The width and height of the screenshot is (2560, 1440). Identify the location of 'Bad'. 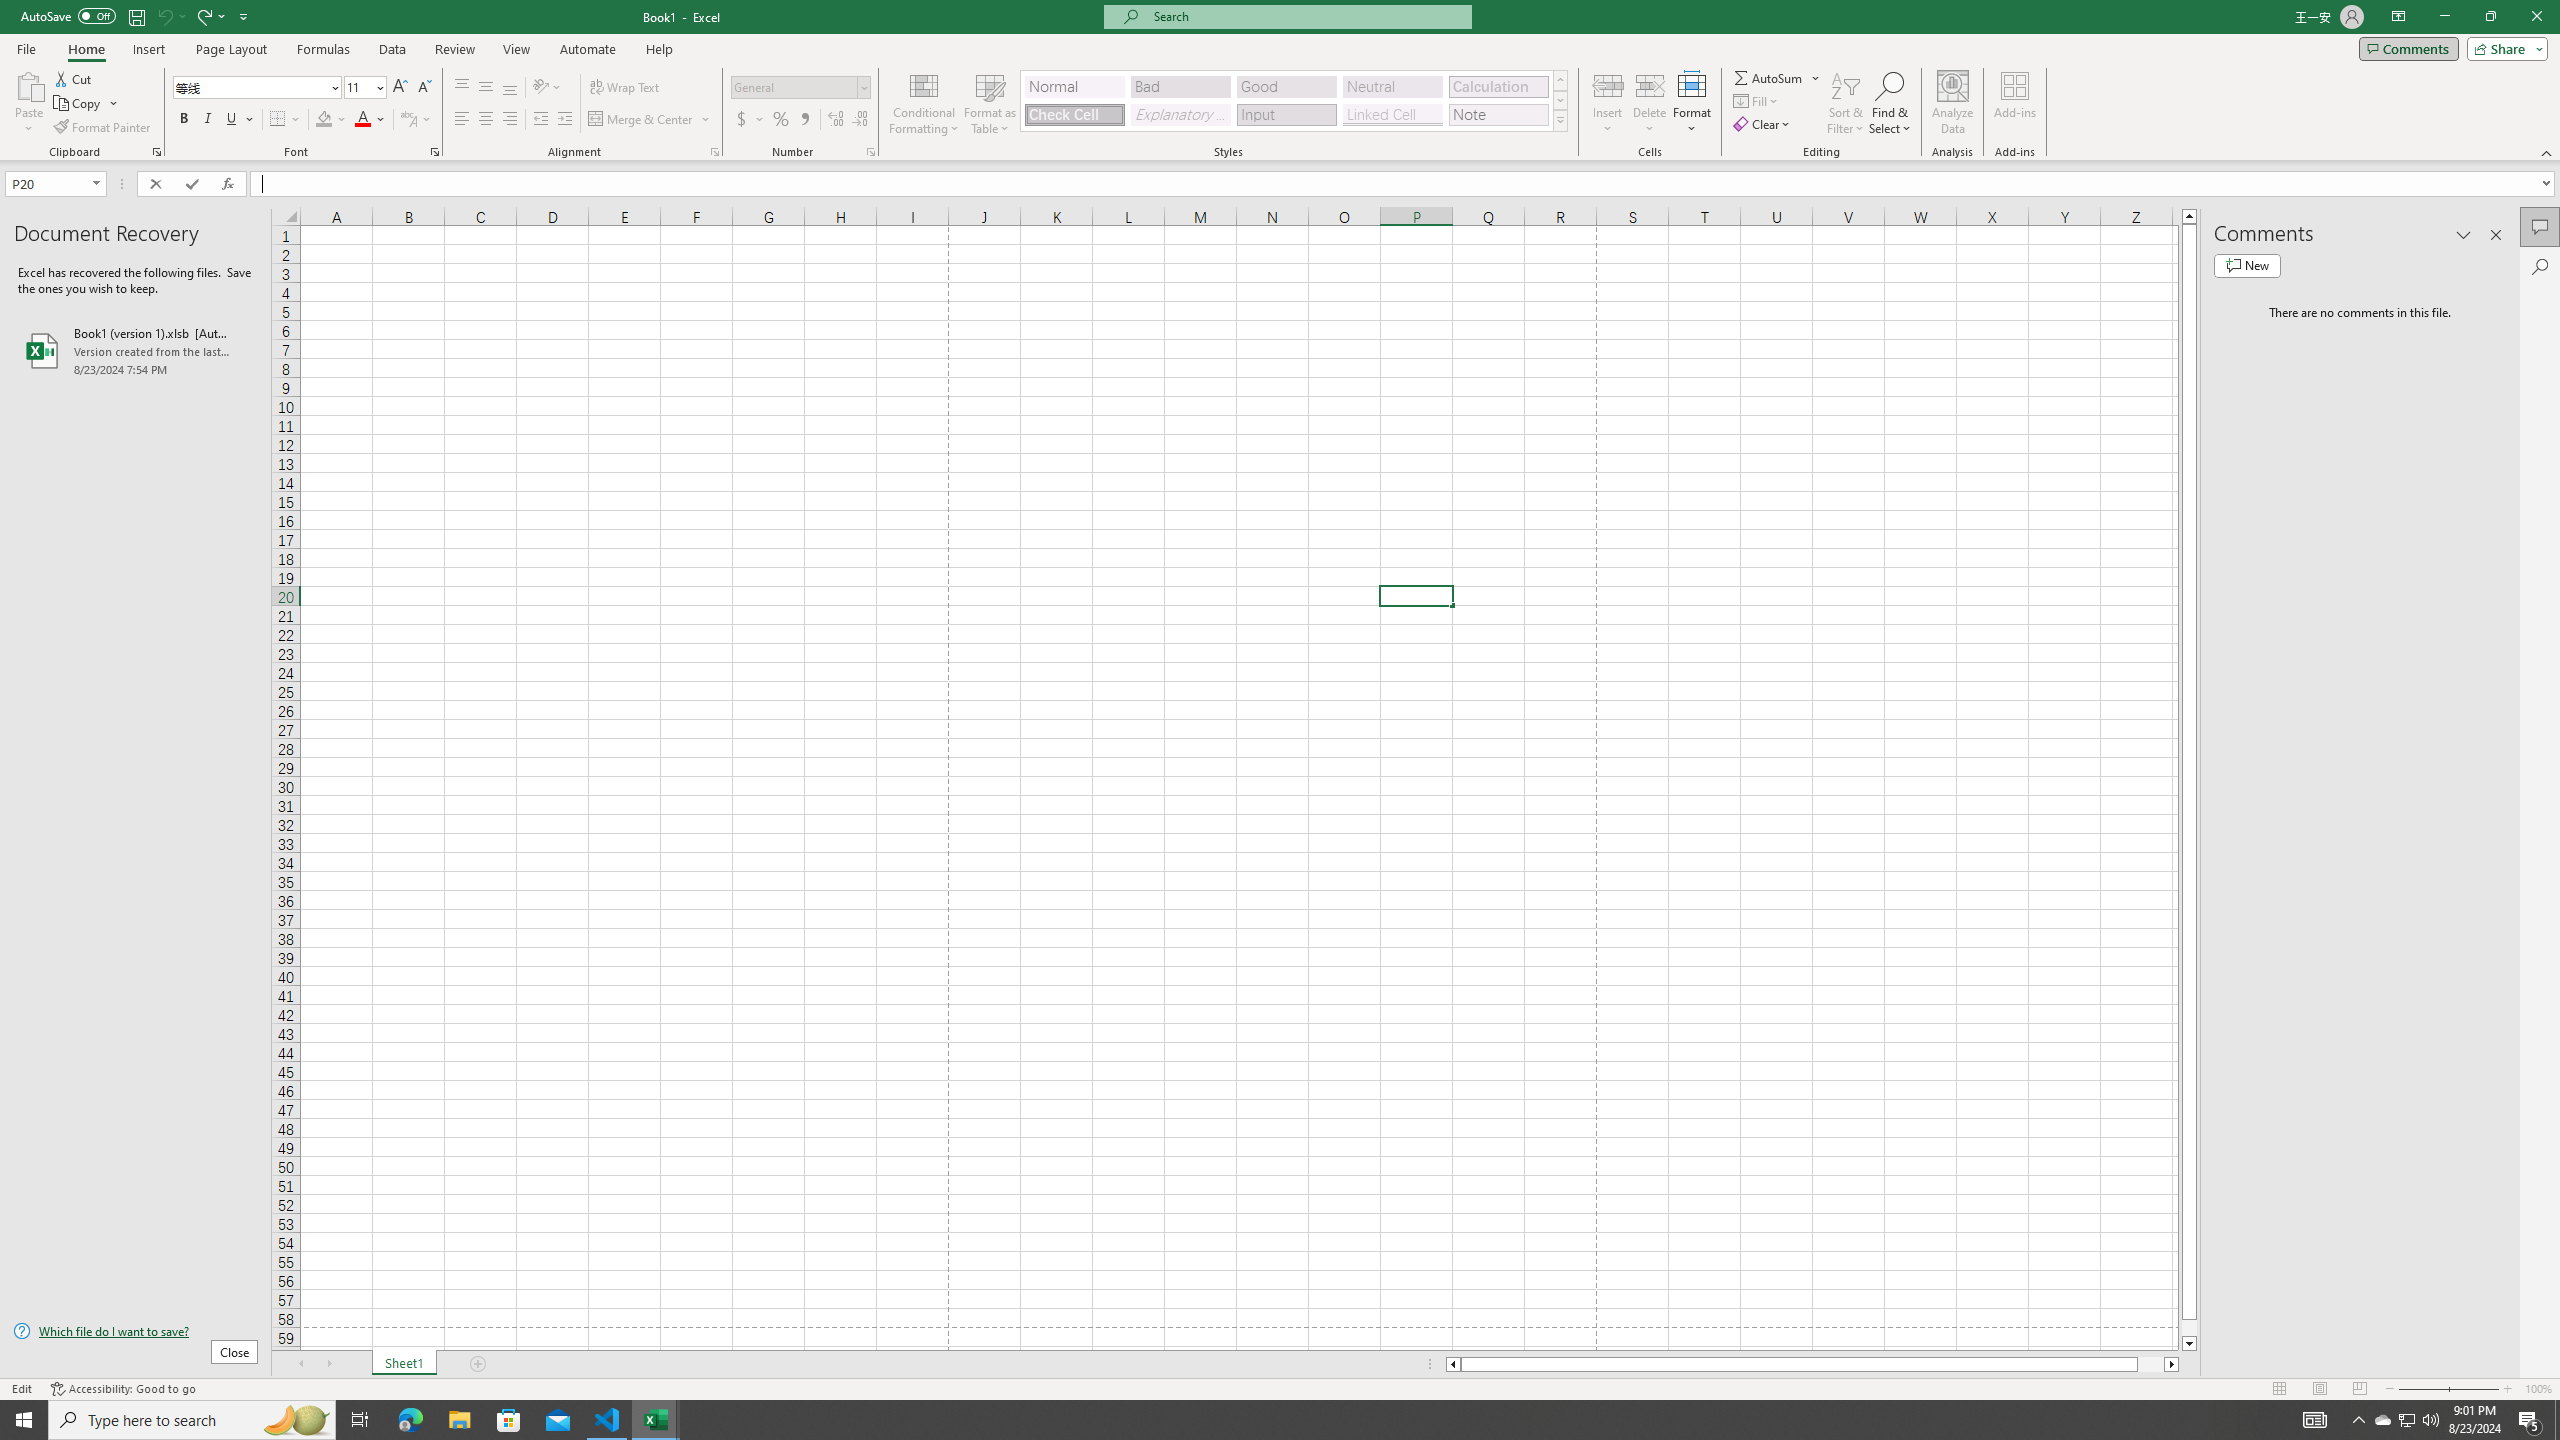
(1181, 87).